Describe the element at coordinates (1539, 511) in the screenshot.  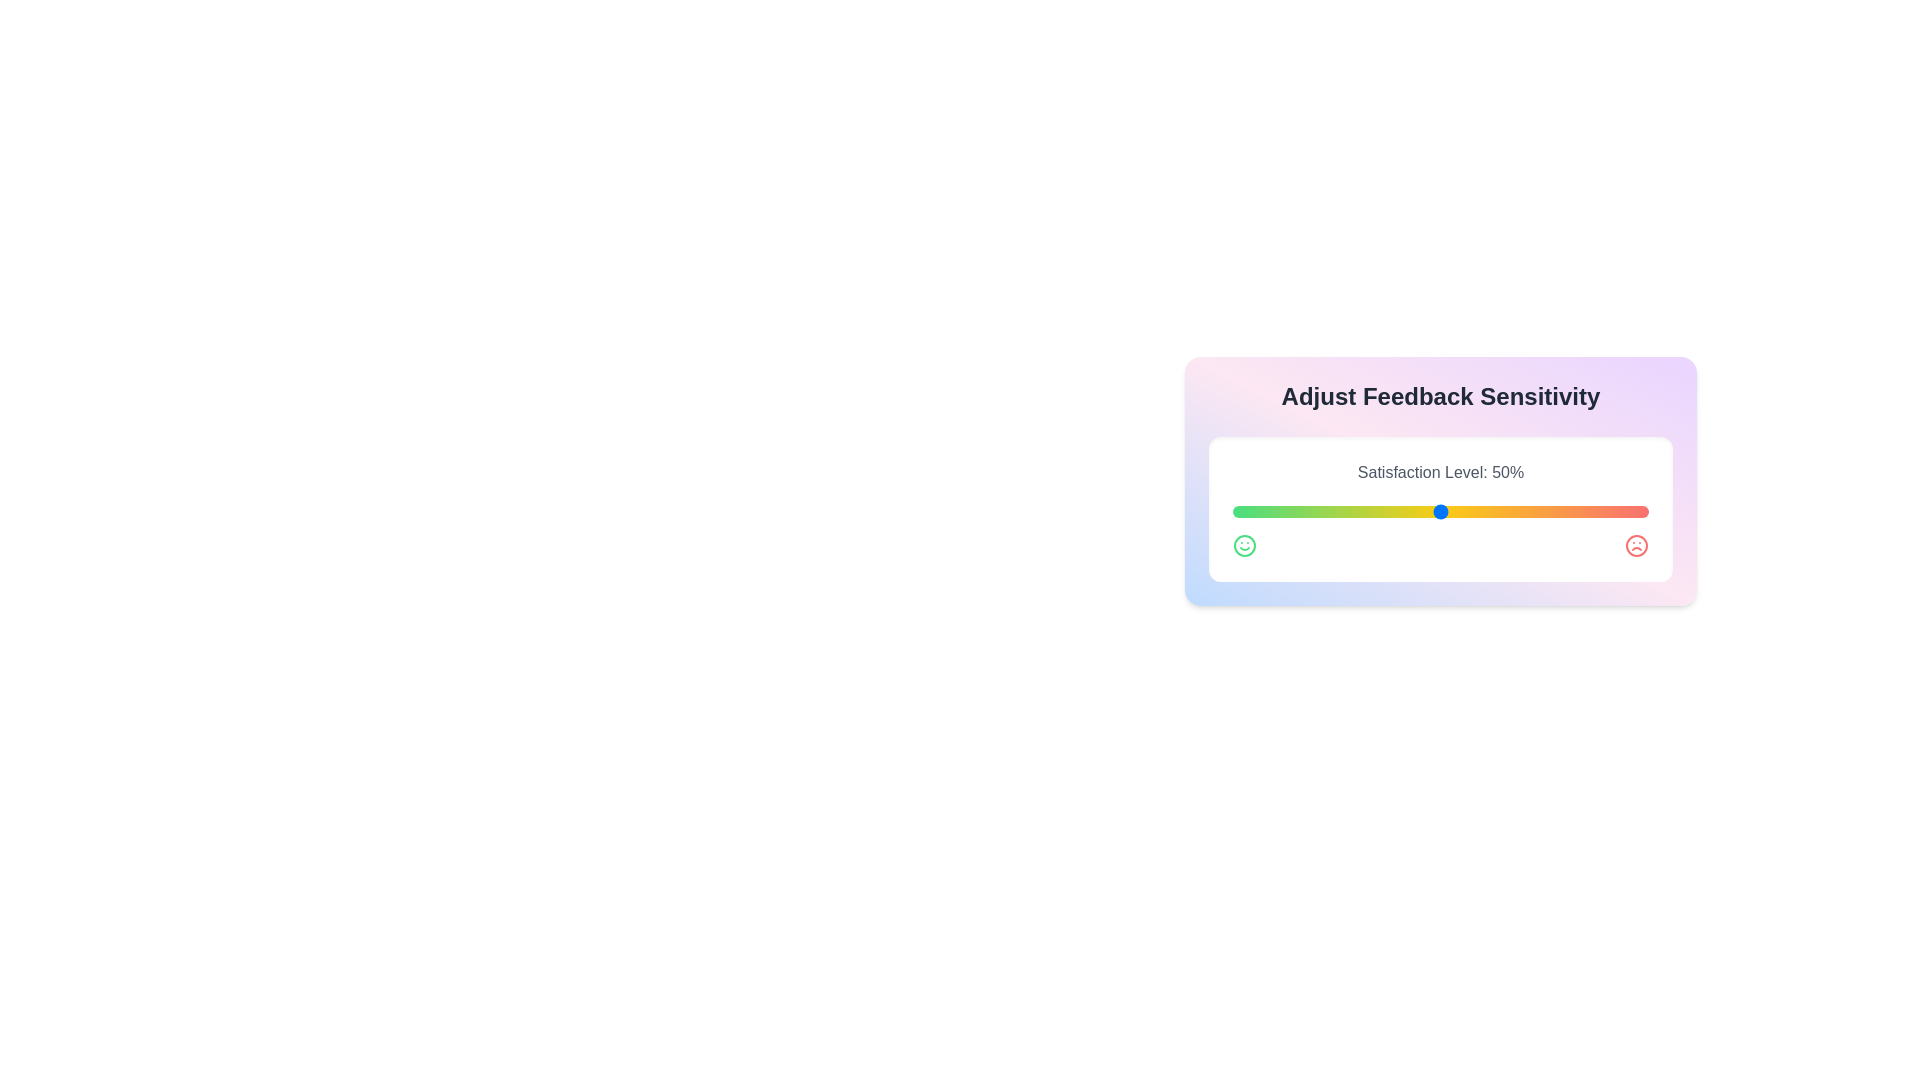
I see `the satisfaction level slider to 74%` at that location.